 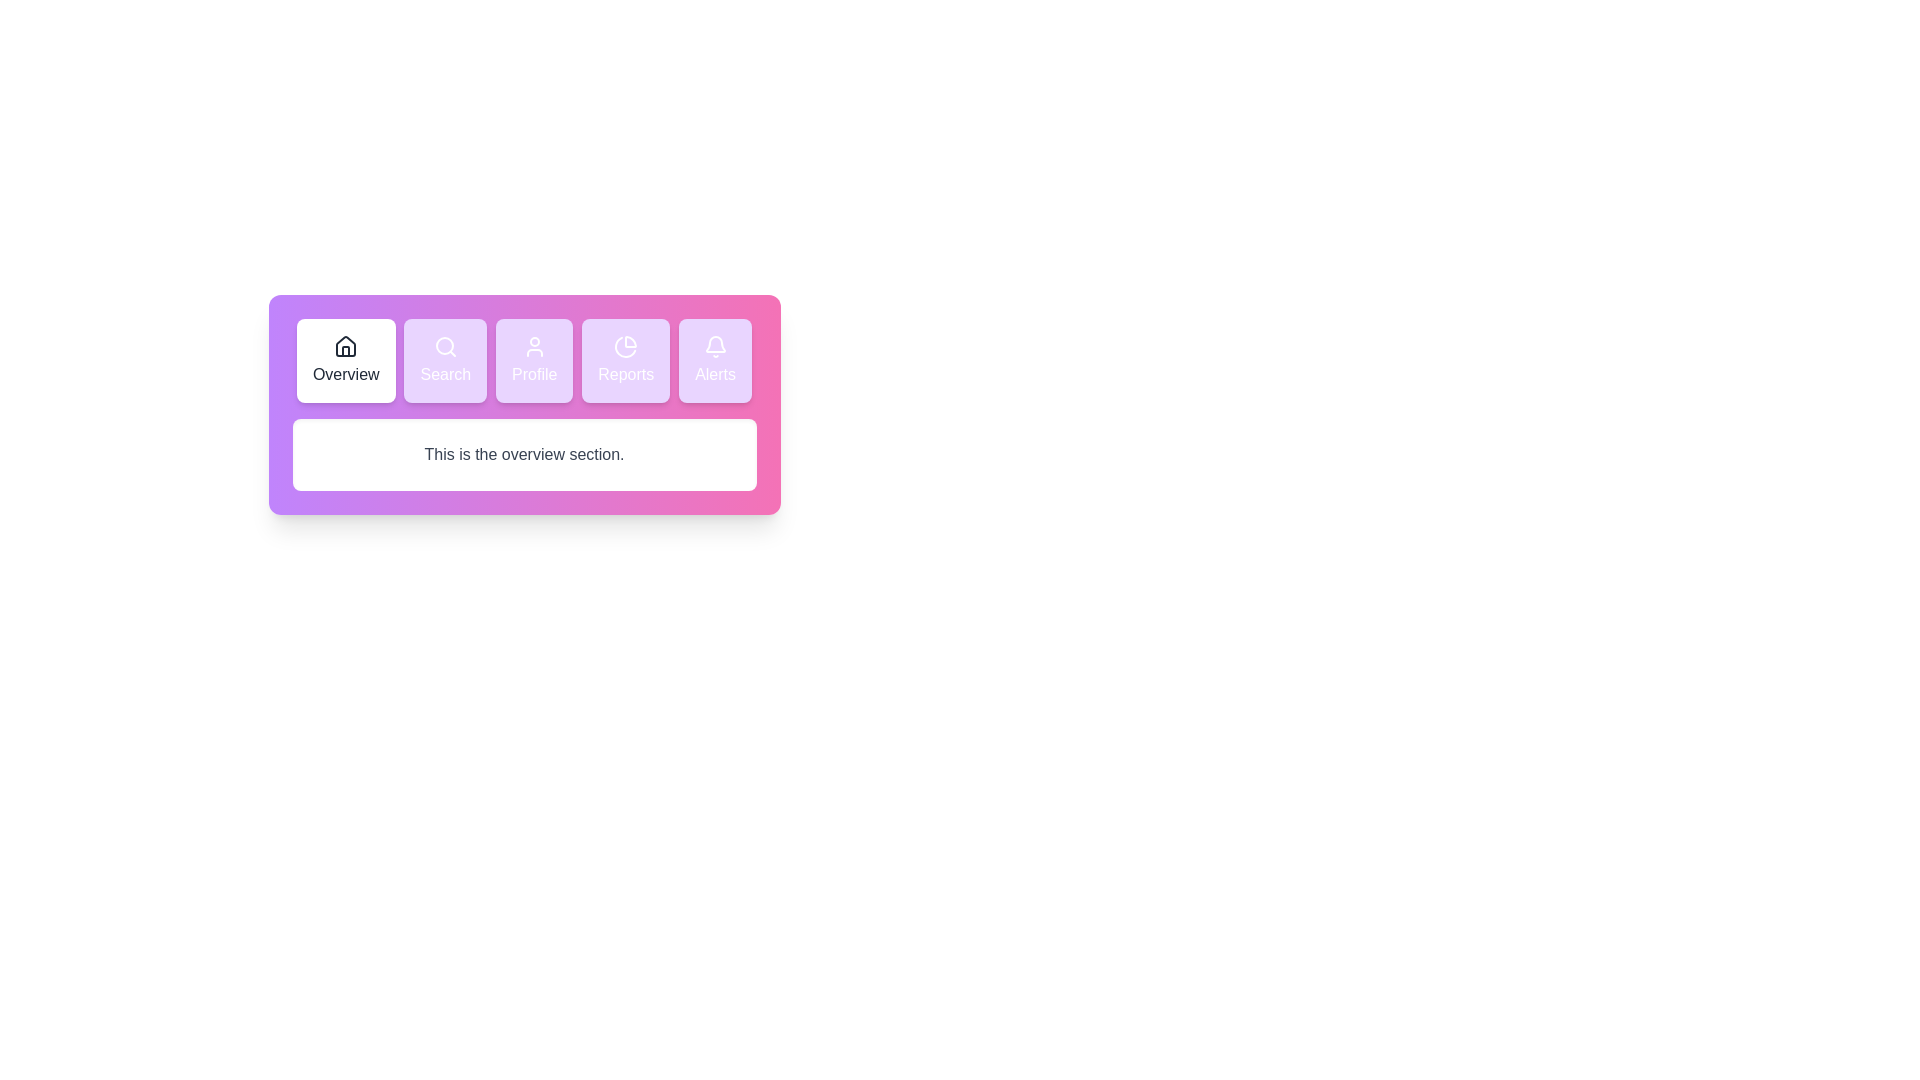 What do you see at coordinates (346, 374) in the screenshot?
I see `displayed text of the 'Overview' text label, which is in bold font and located below a house icon in the navigation menu` at bounding box center [346, 374].